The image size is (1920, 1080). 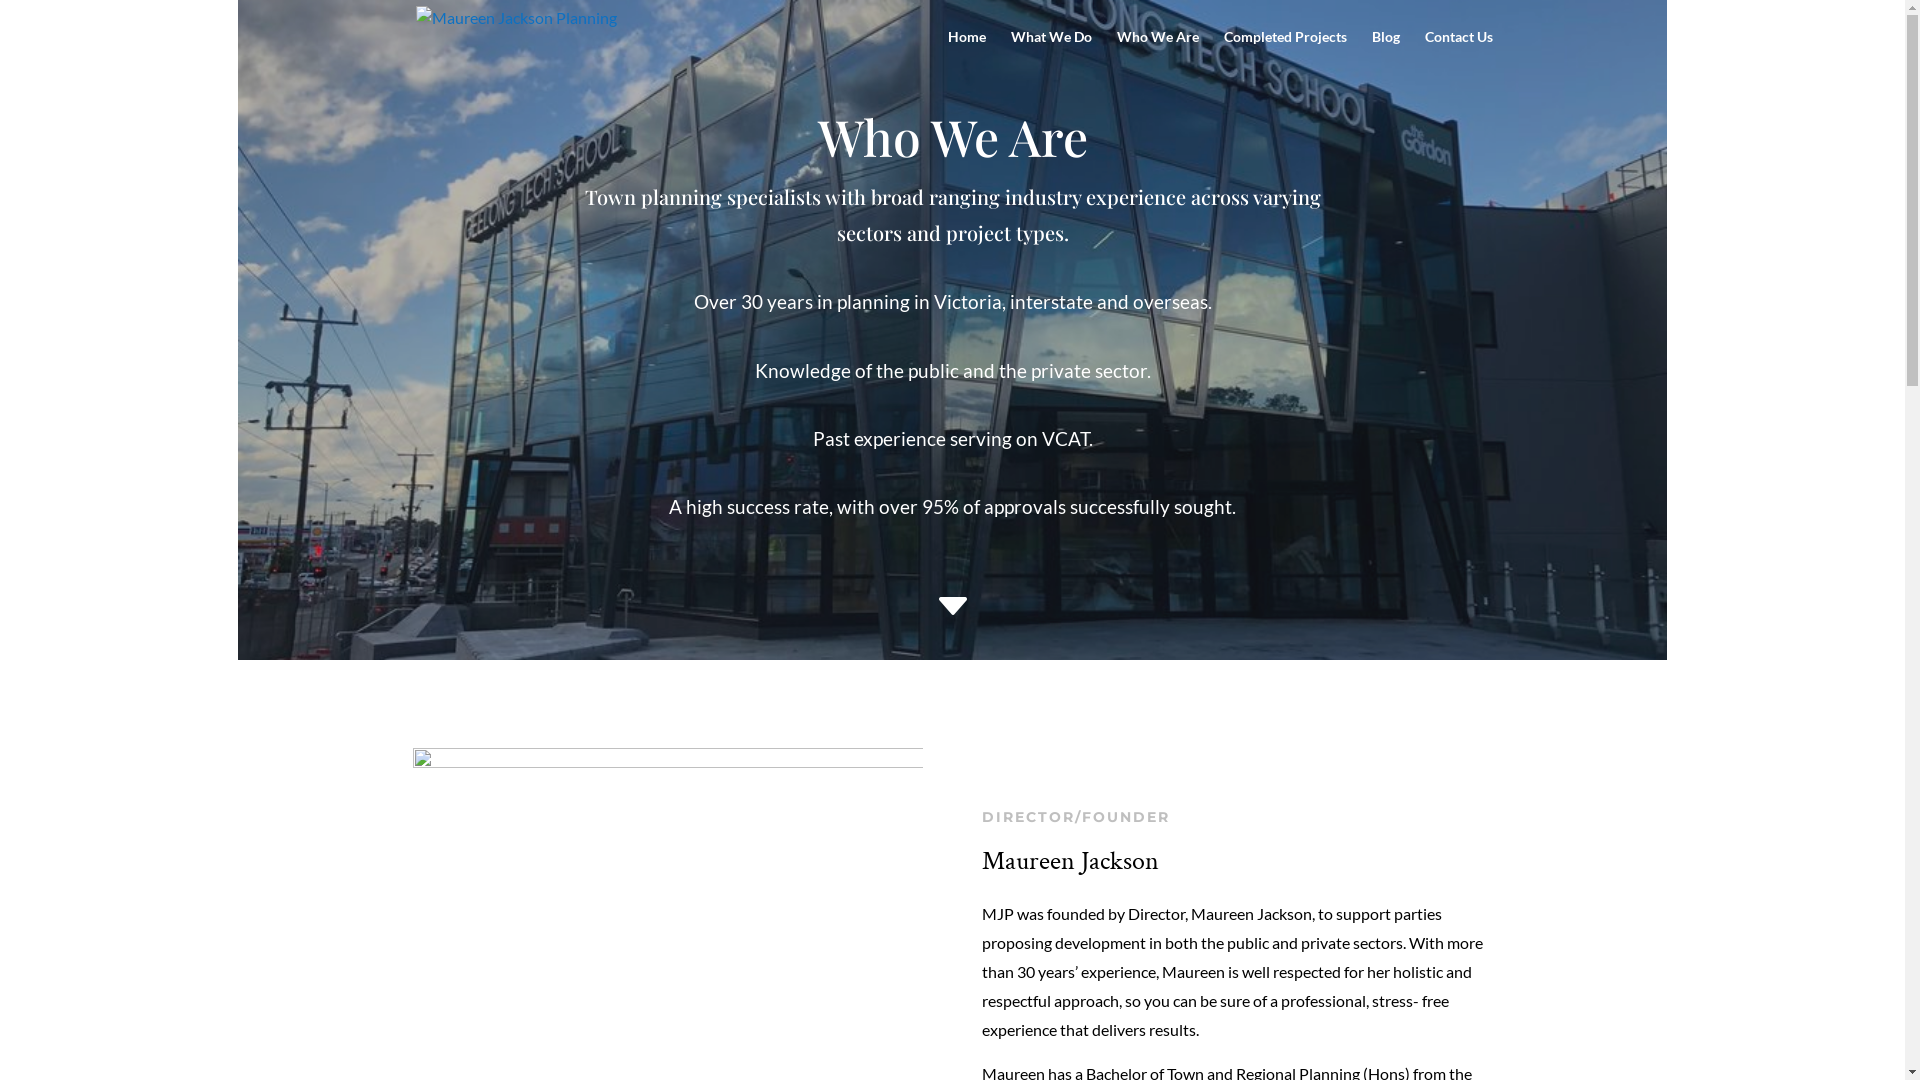 I want to click on 'Who We Are', so click(x=1156, y=50).